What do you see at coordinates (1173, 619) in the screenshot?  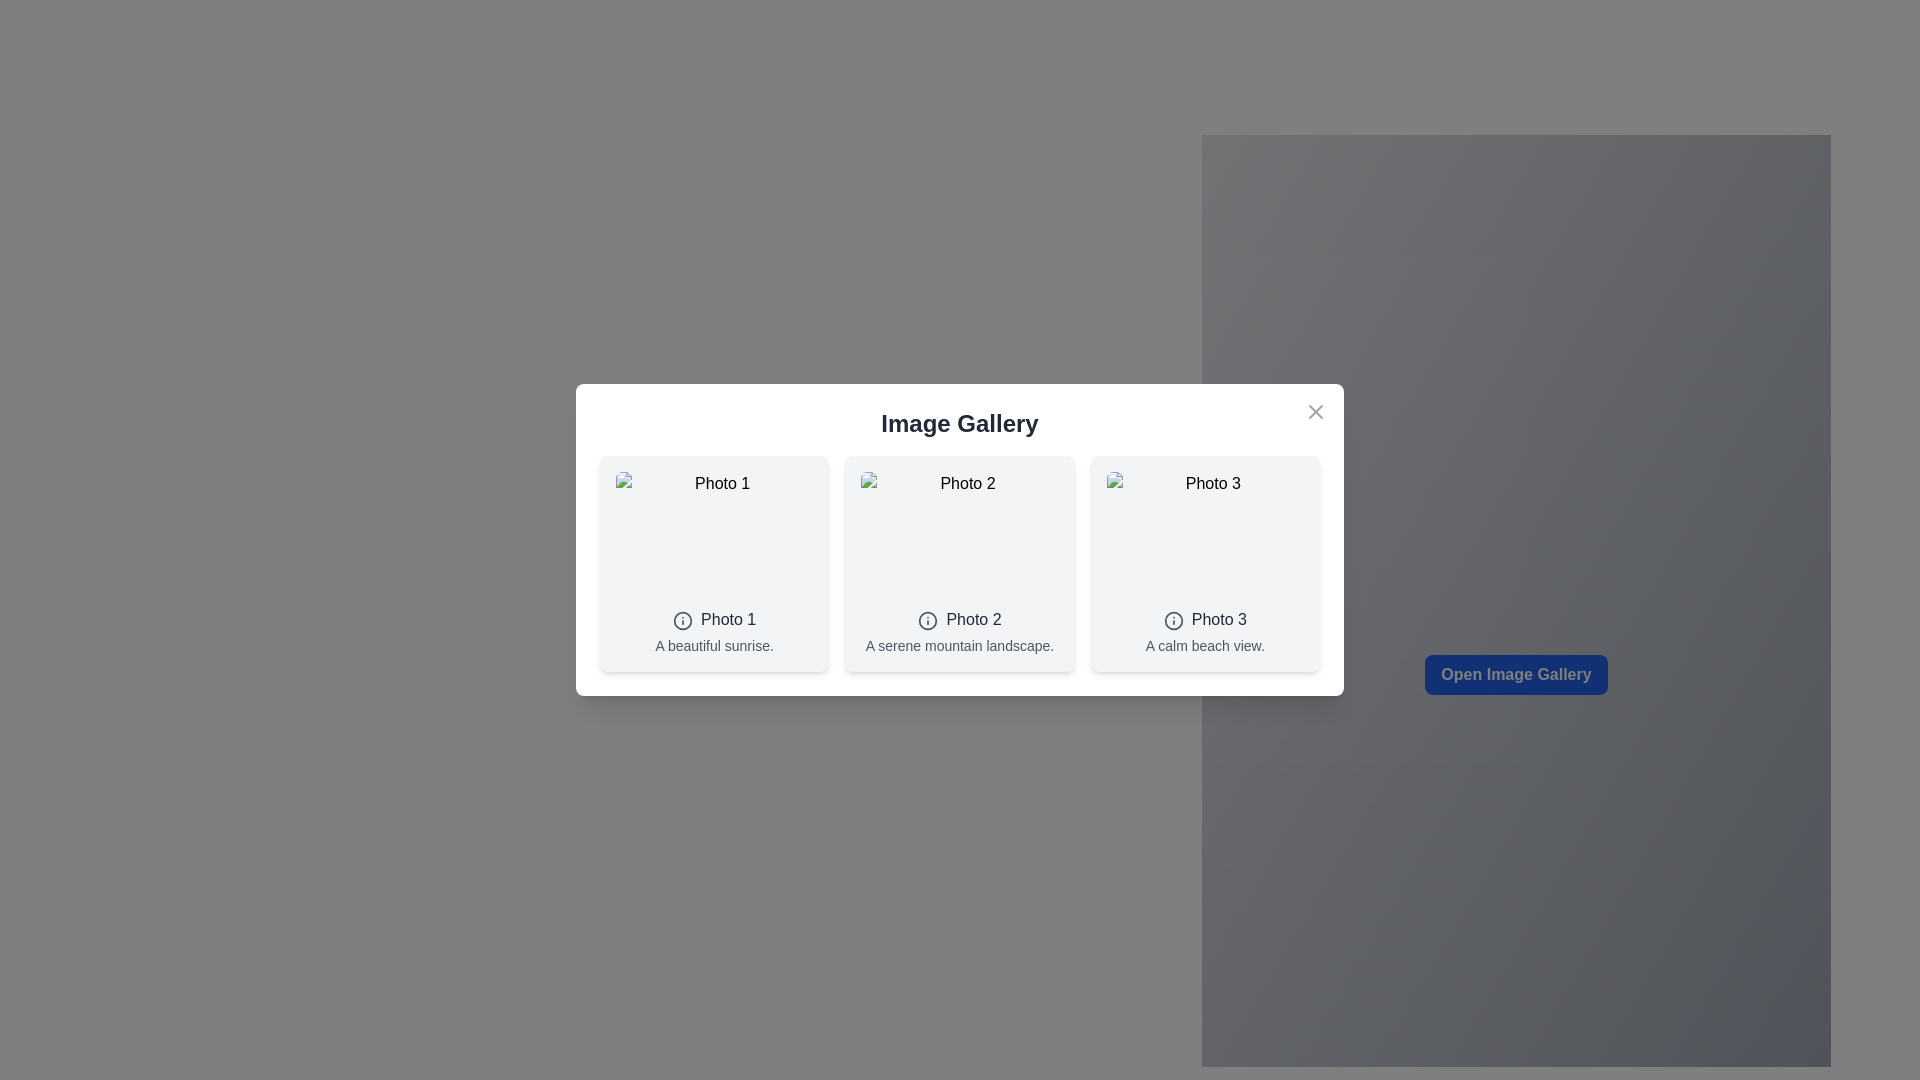 I see `the informational icon located in the third column of the image gallery, directly left of the label 'Photo 3' and above the description 'A calm beach view.'` at bounding box center [1173, 619].